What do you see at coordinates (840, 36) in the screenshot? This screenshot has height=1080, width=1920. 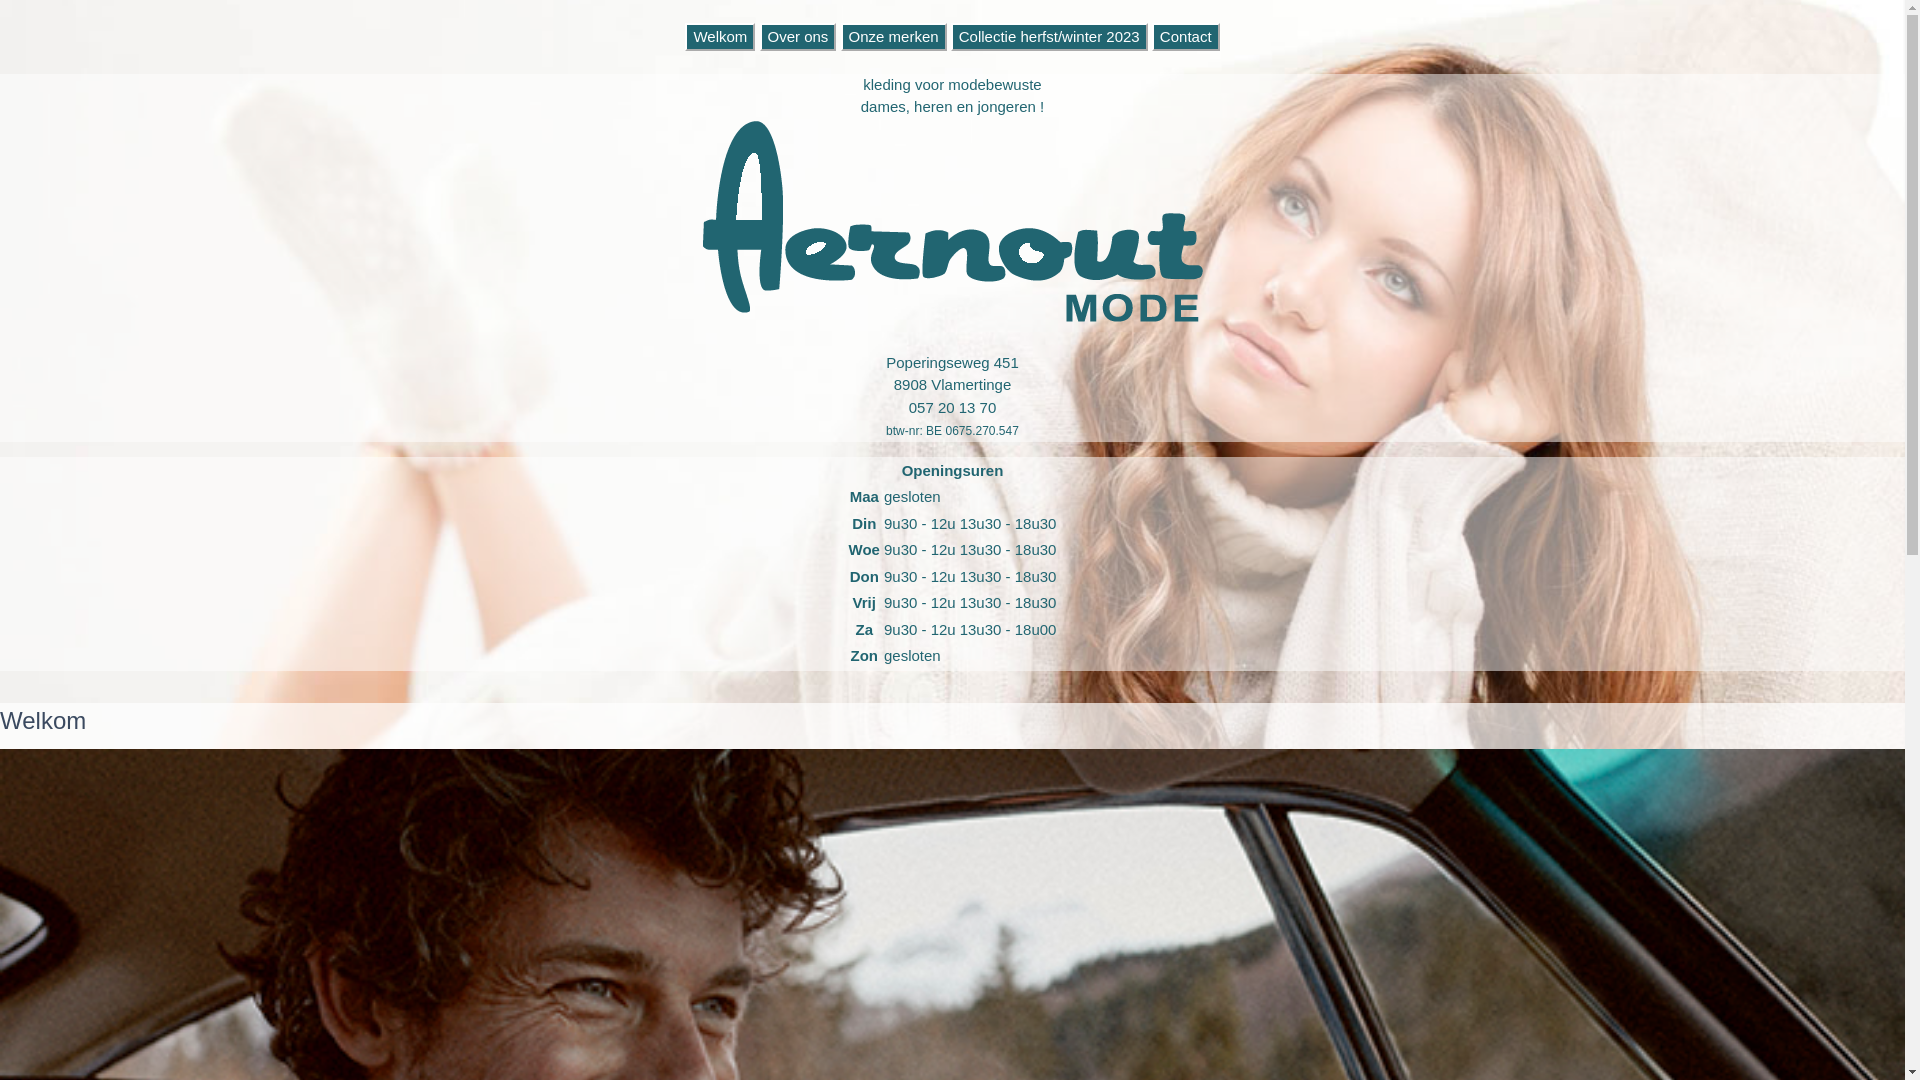 I see `'Onze merken'` at bounding box center [840, 36].